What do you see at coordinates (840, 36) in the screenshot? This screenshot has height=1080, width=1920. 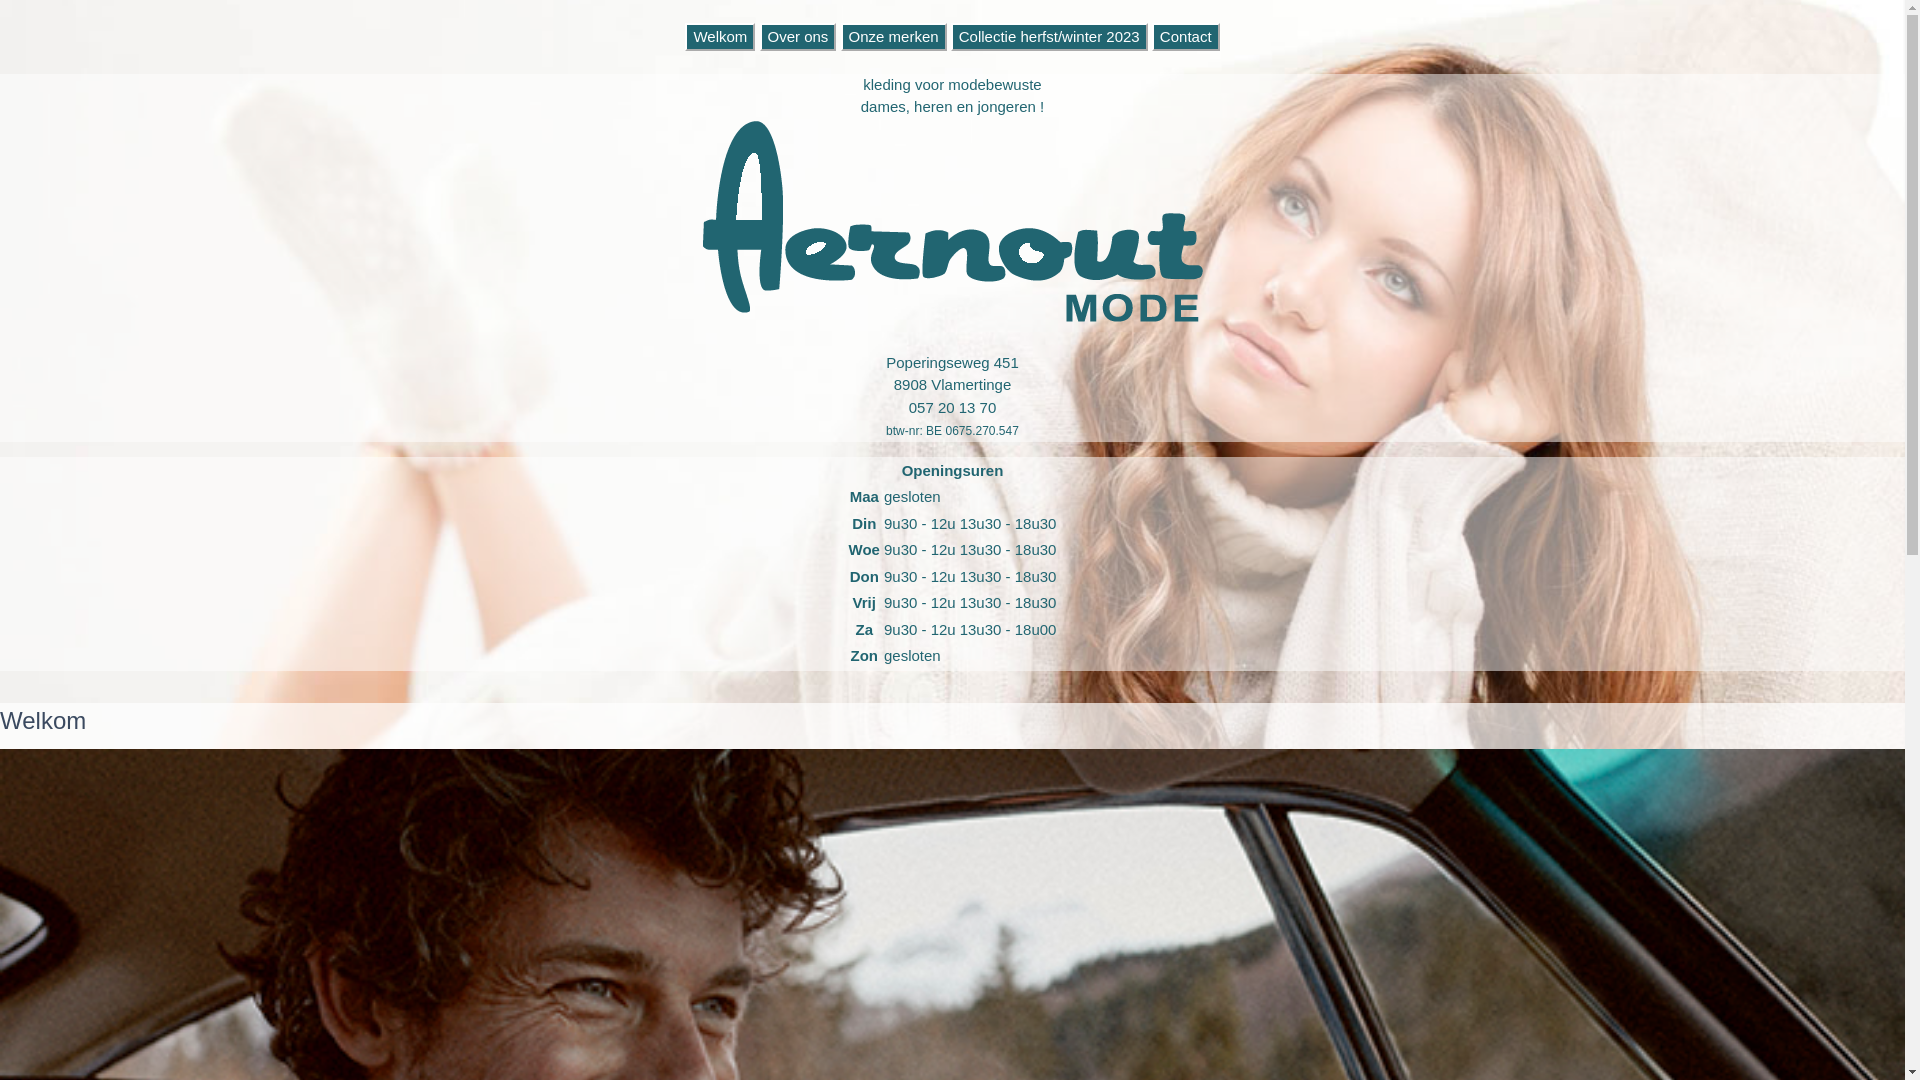 I see `'Onze merken'` at bounding box center [840, 36].